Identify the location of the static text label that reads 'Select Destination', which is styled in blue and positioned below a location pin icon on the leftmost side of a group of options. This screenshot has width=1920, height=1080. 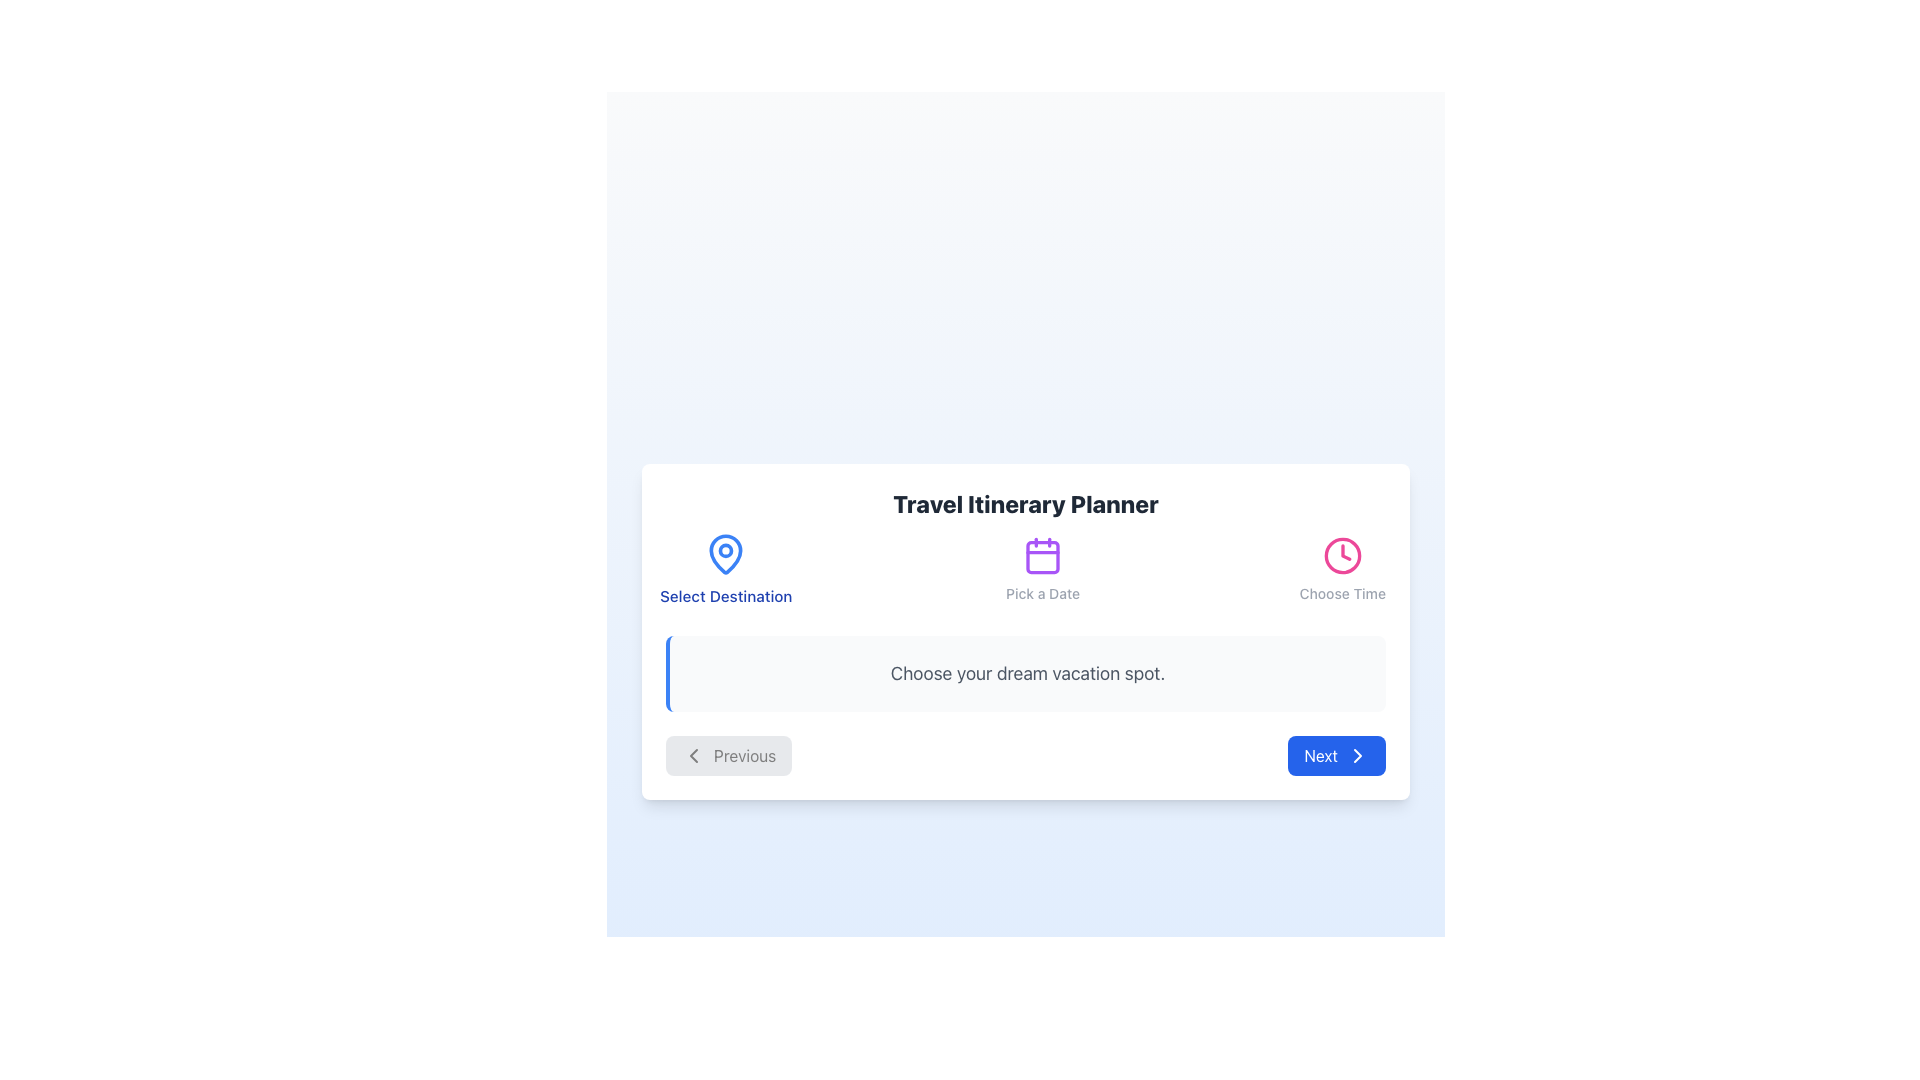
(725, 595).